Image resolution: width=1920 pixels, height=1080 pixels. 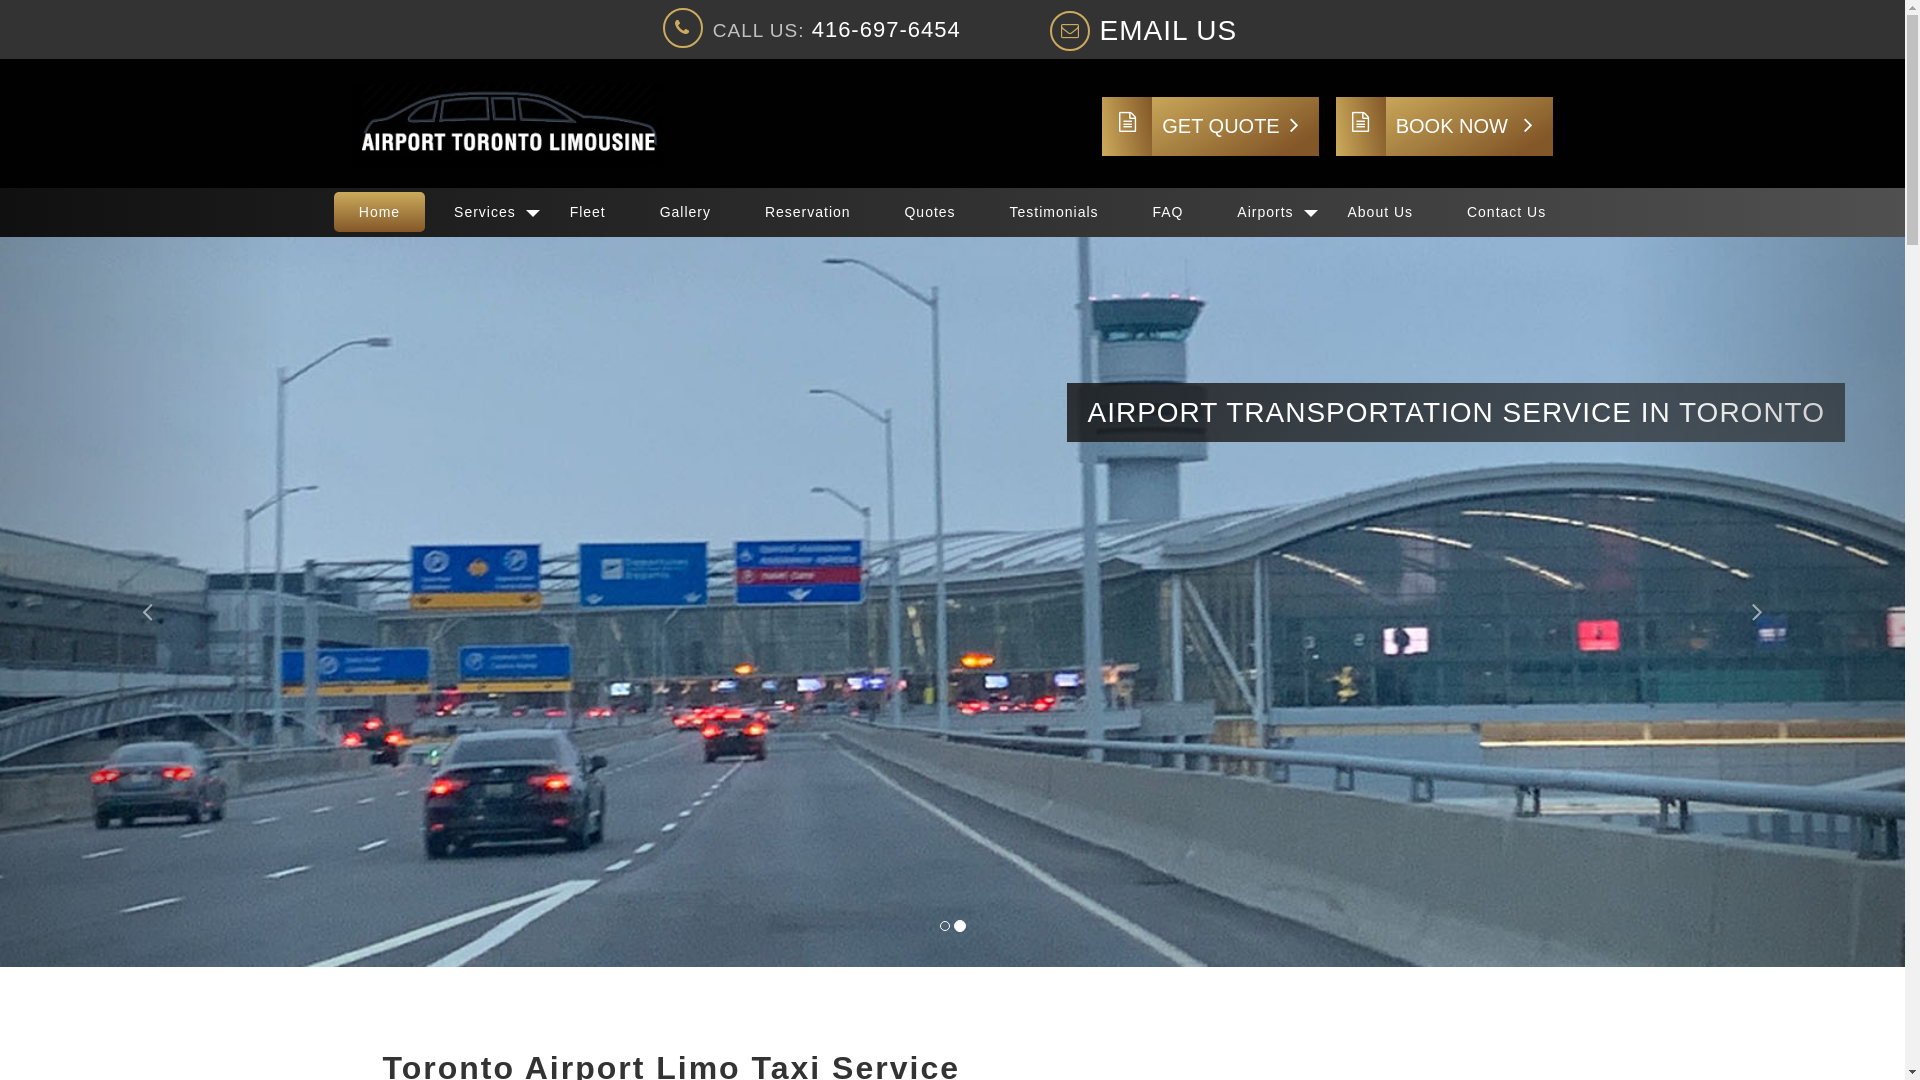 What do you see at coordinates (507, 126) in the screenshot?
I see `'Airport Toronto Limo Taxi'` at bounding box center [507, 126].